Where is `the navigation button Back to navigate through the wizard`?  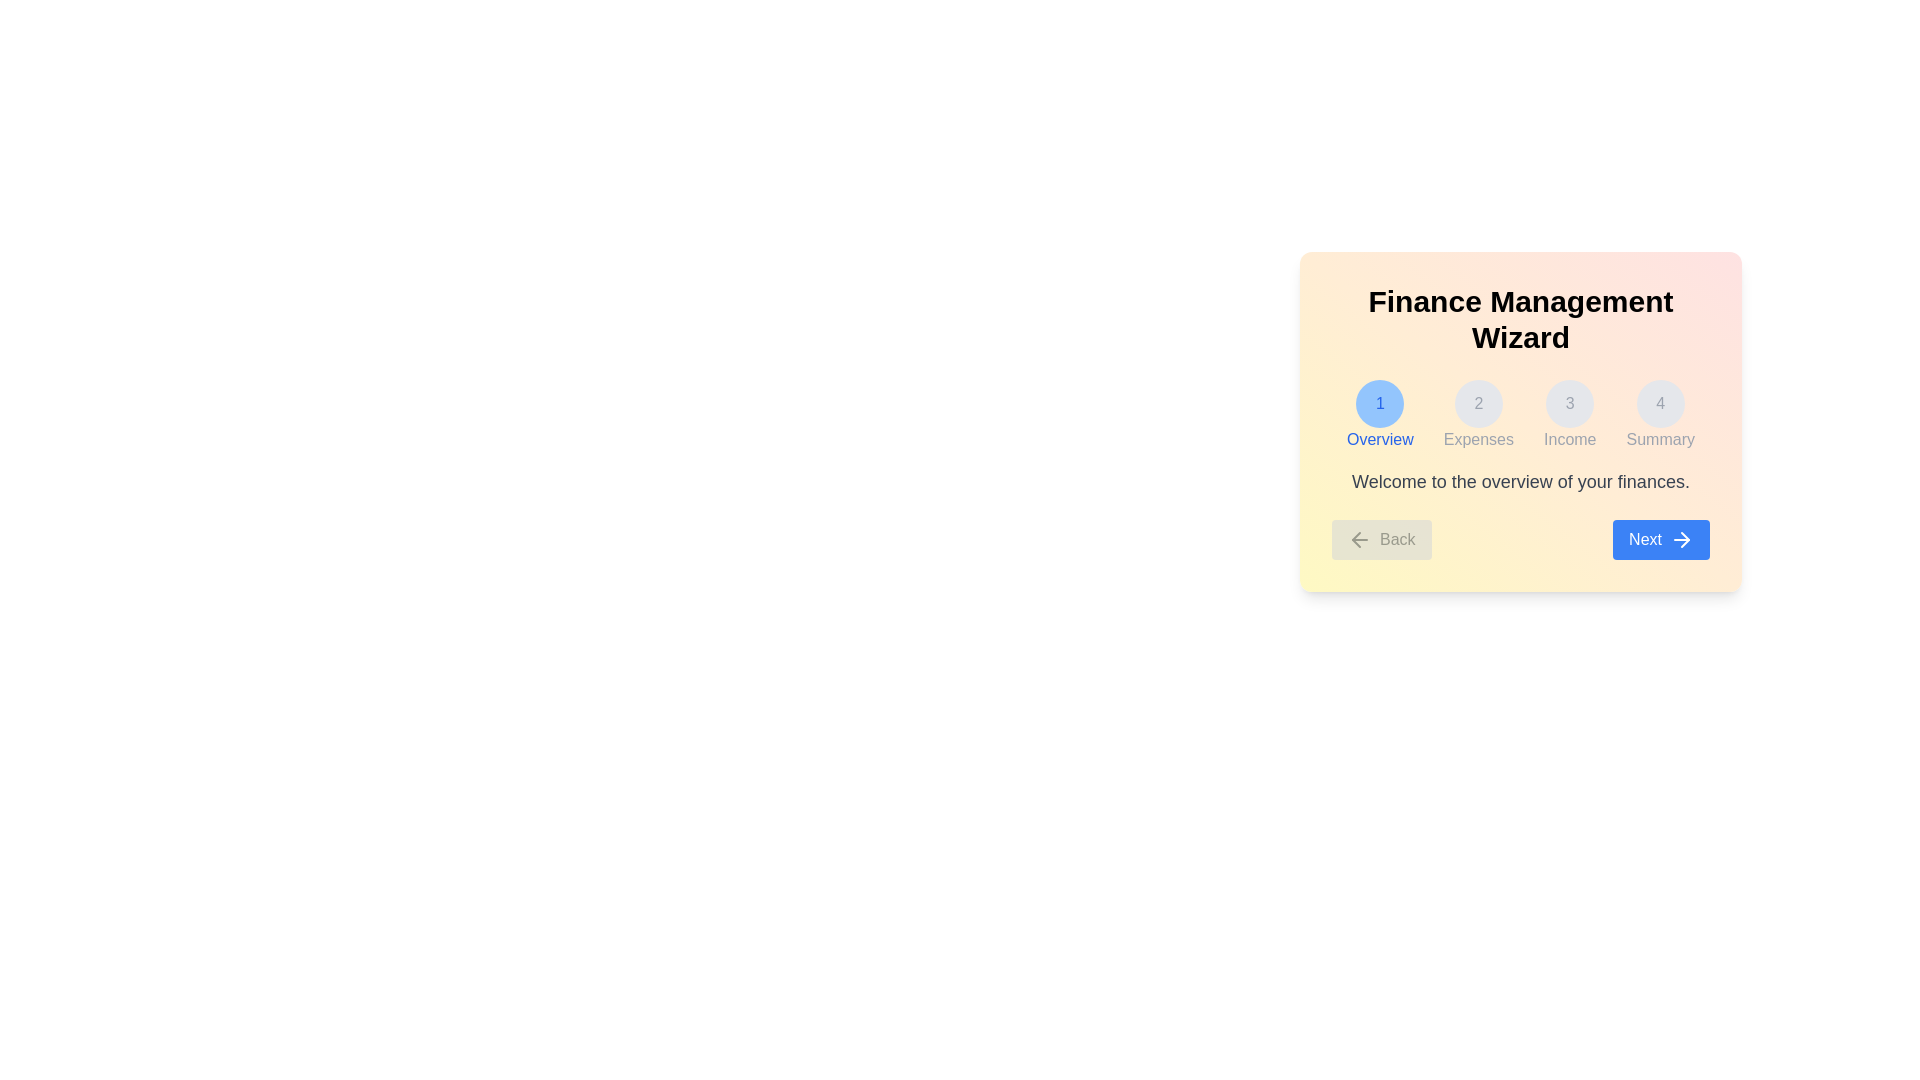 the navigation button Back to navigate through the wizard is located at coordinates (1380, 540).